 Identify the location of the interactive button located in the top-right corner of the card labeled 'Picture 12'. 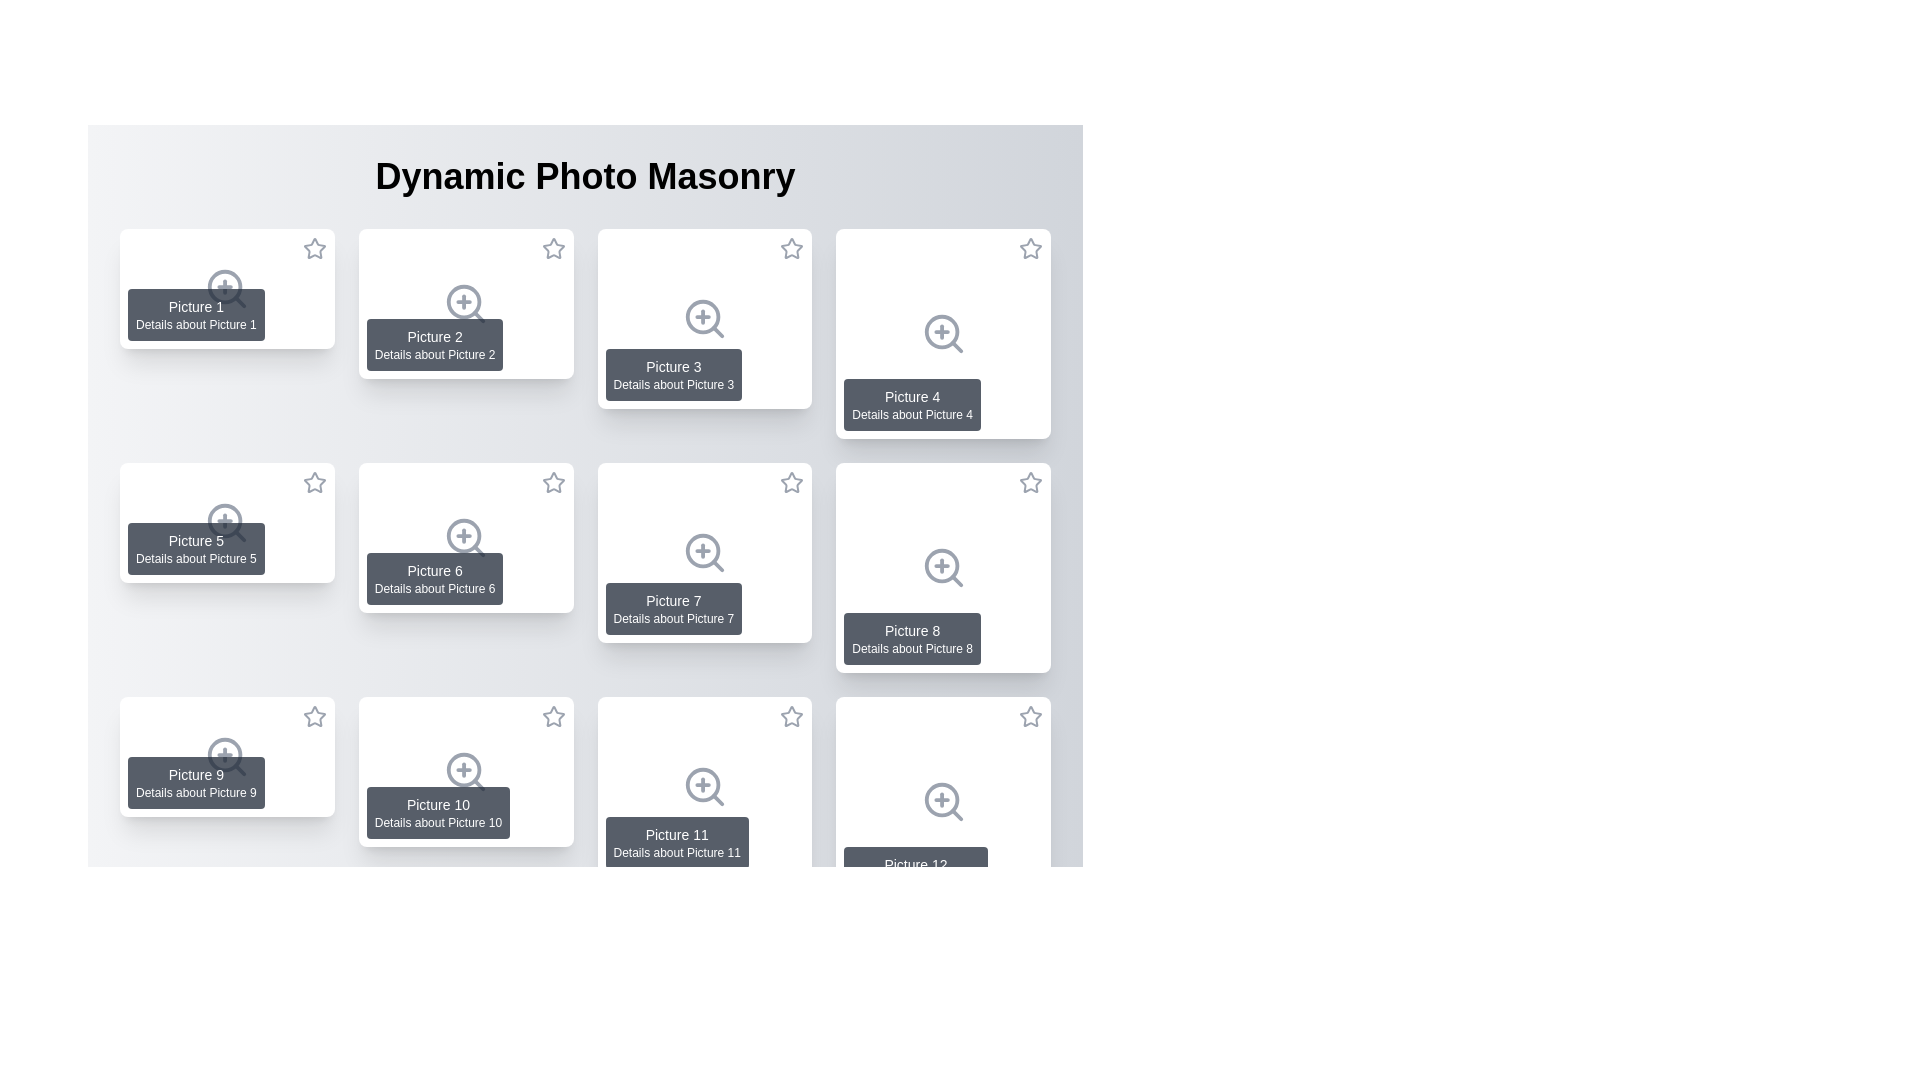
(1031, 716).